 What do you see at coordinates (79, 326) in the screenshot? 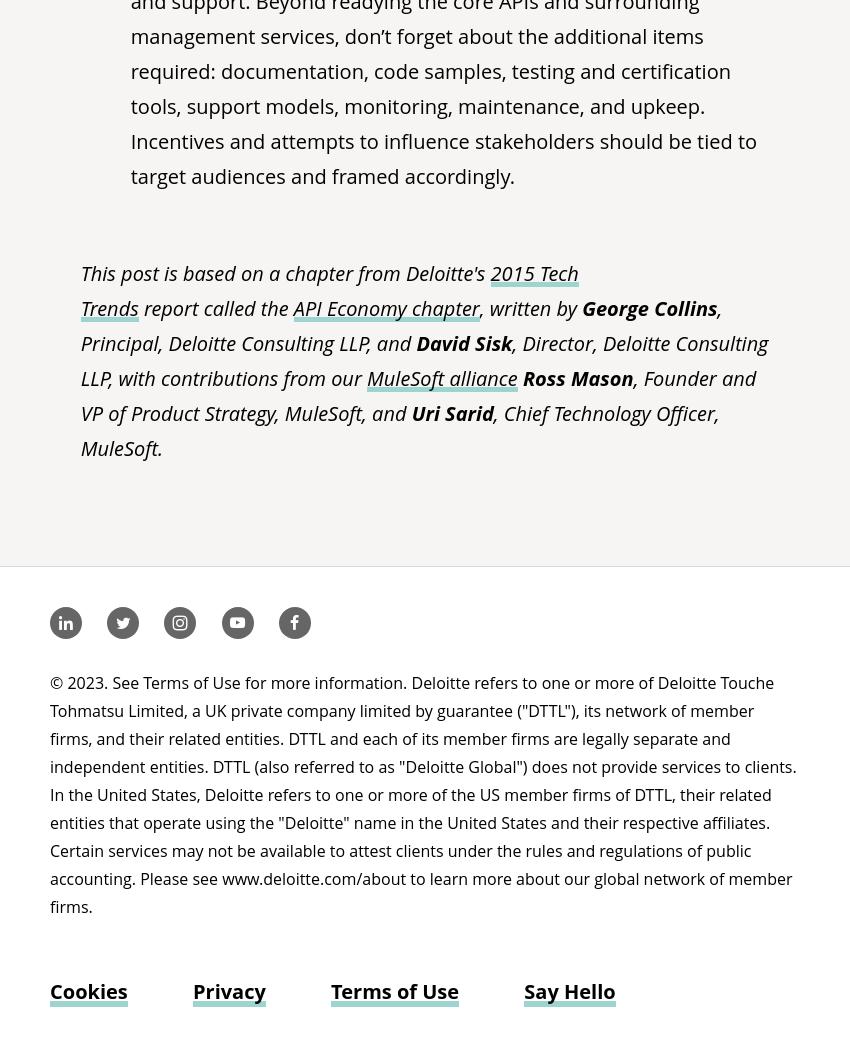
I see `', Principal, Deloitte Consulting LLP, and'` at bounding box center [79, 326].